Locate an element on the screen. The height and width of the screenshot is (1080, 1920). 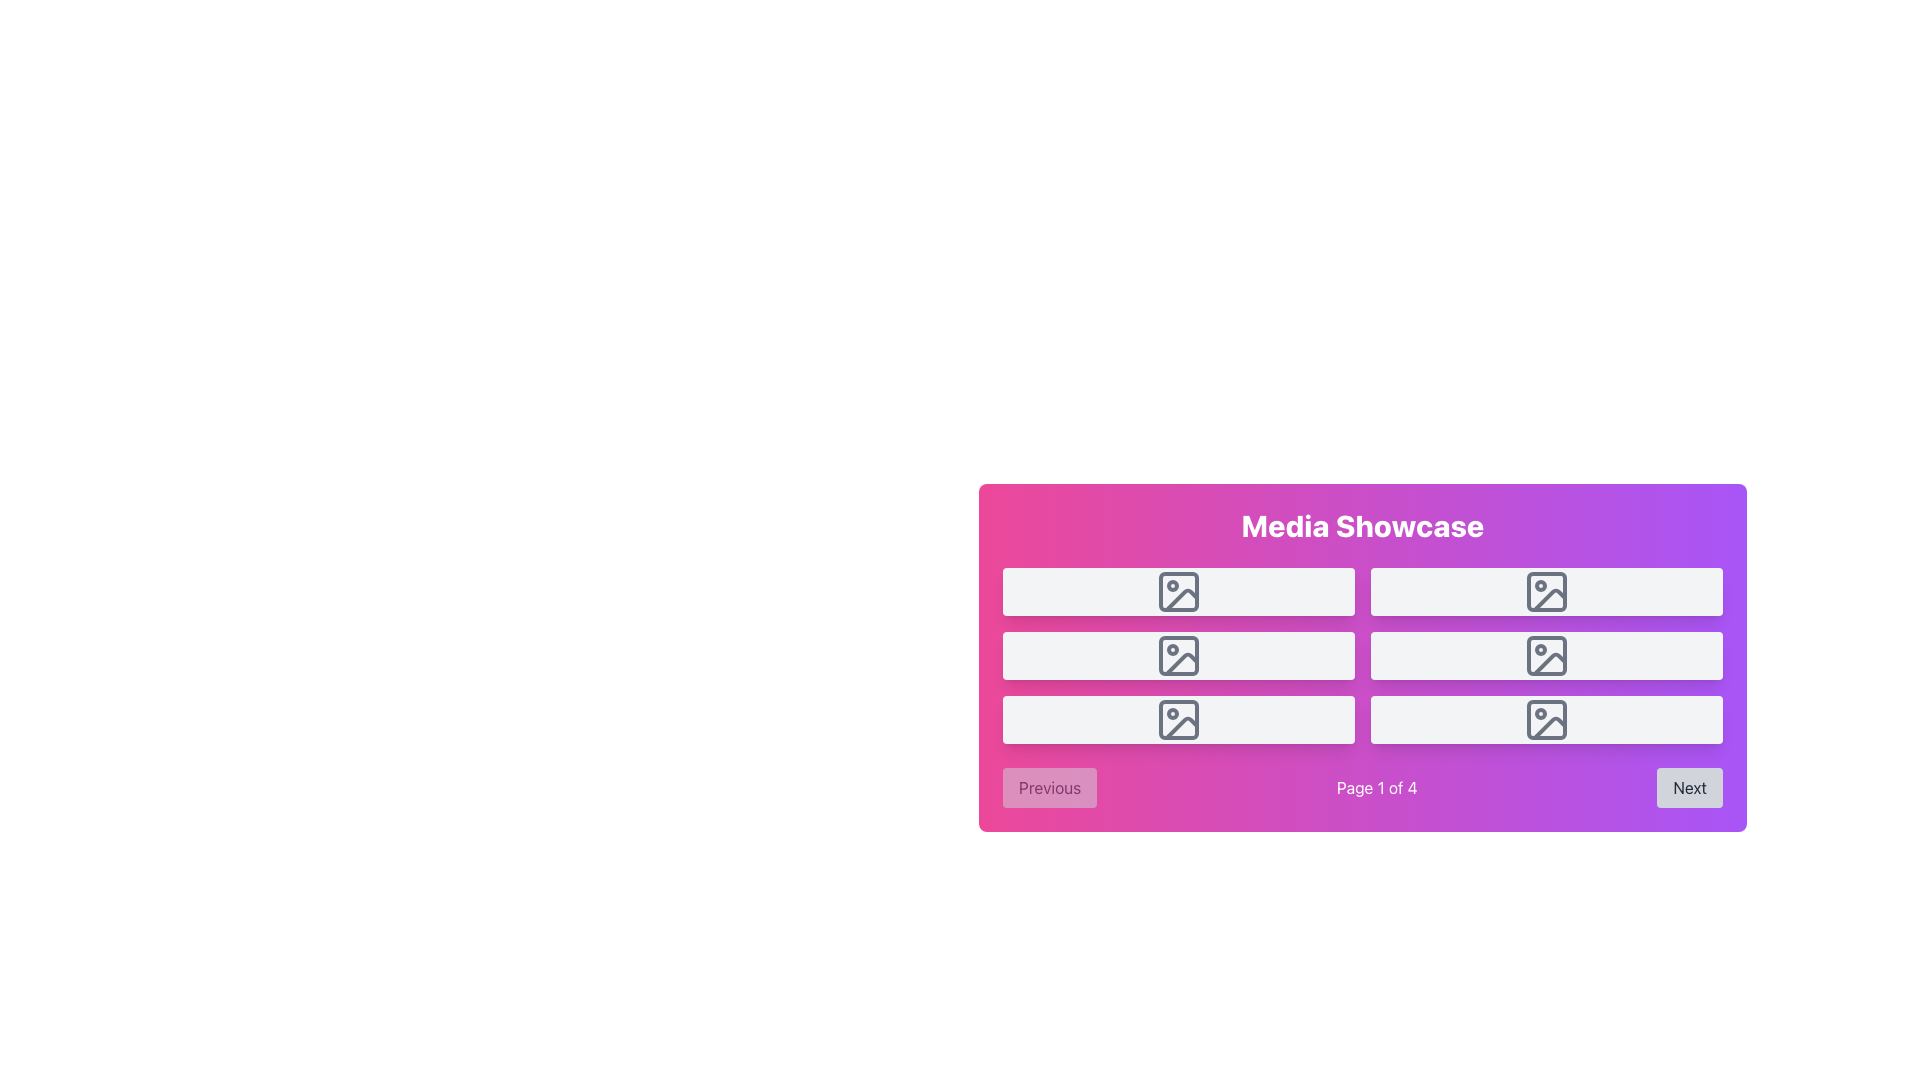
the image placeholder icon located in the second row and first column of the grid in the 'Media Showcase' panel is located at coordinates (1179, 590).